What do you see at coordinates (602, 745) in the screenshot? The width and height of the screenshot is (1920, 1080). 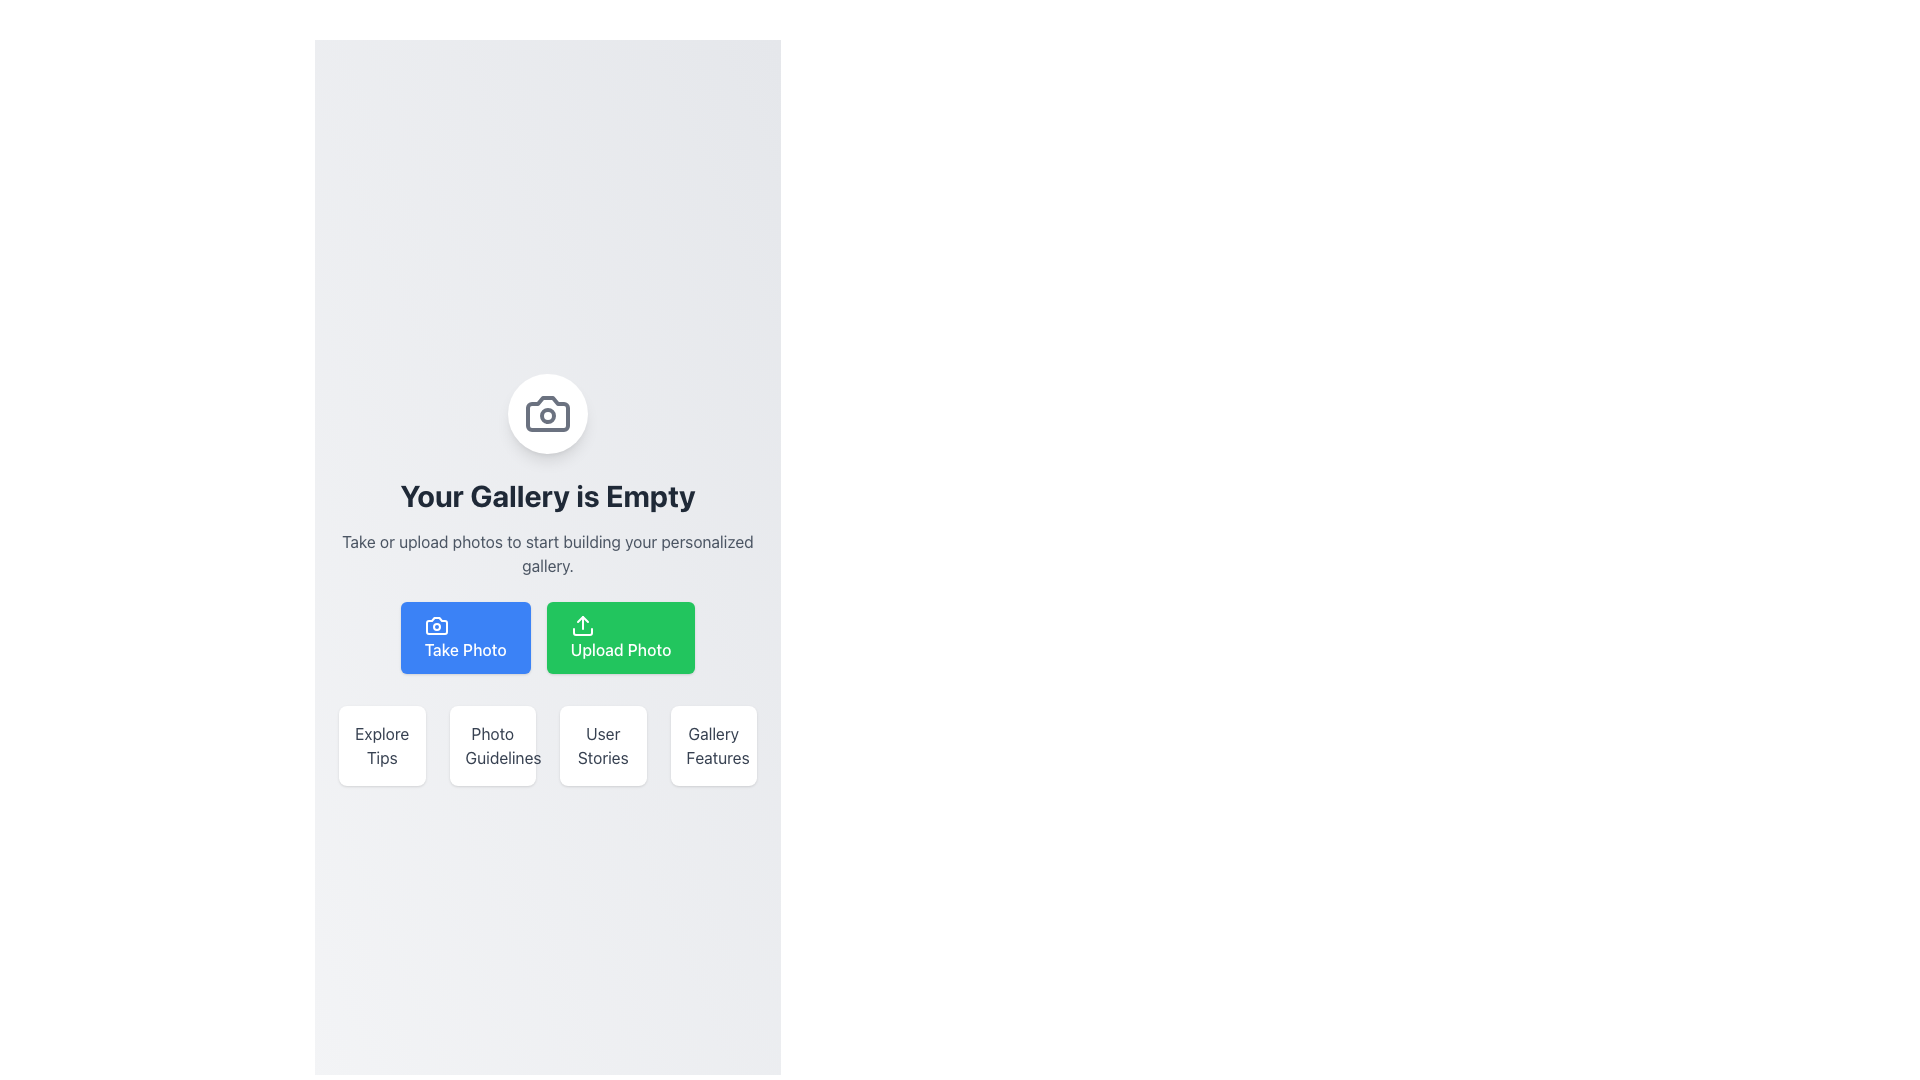 I see `the 'User Stories' button, which is the third button in a grid layout located on the bottom row, between 'Photo Guidelines' and 'Gallery Features', to possibly reveal additional information` at bounding box center [602, 745].